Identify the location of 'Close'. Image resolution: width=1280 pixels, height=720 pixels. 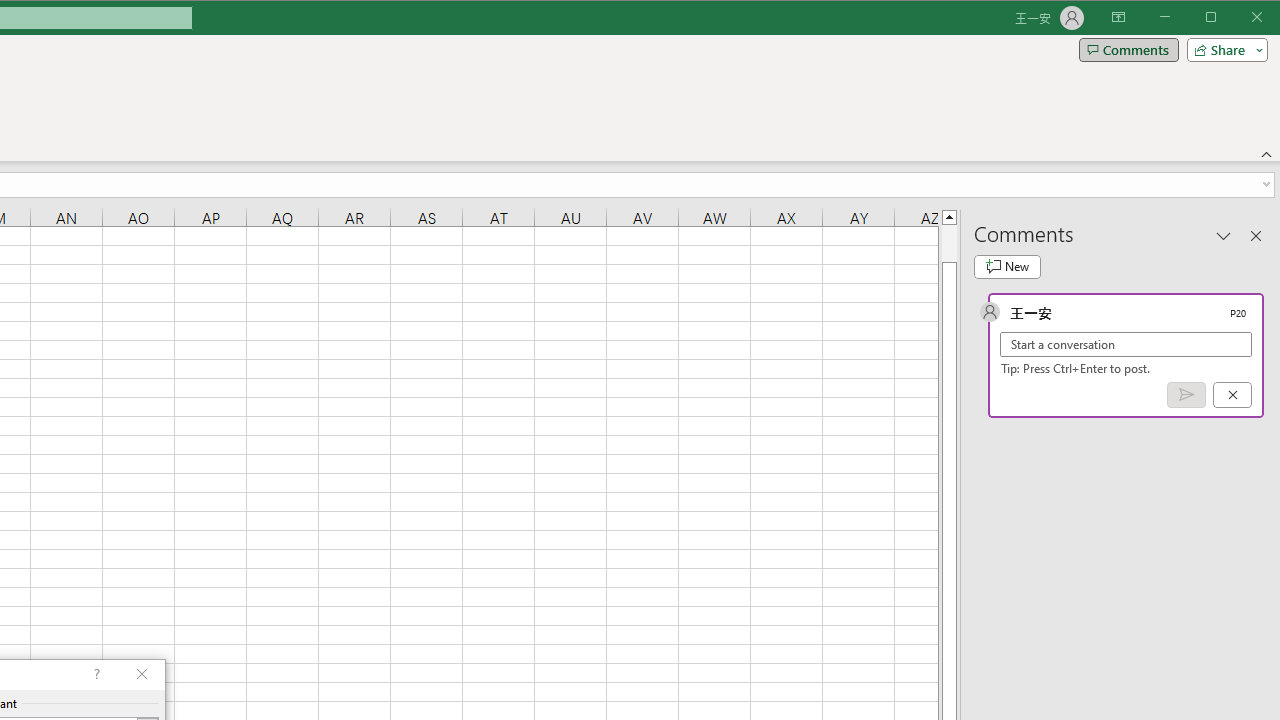
(1261, 19).